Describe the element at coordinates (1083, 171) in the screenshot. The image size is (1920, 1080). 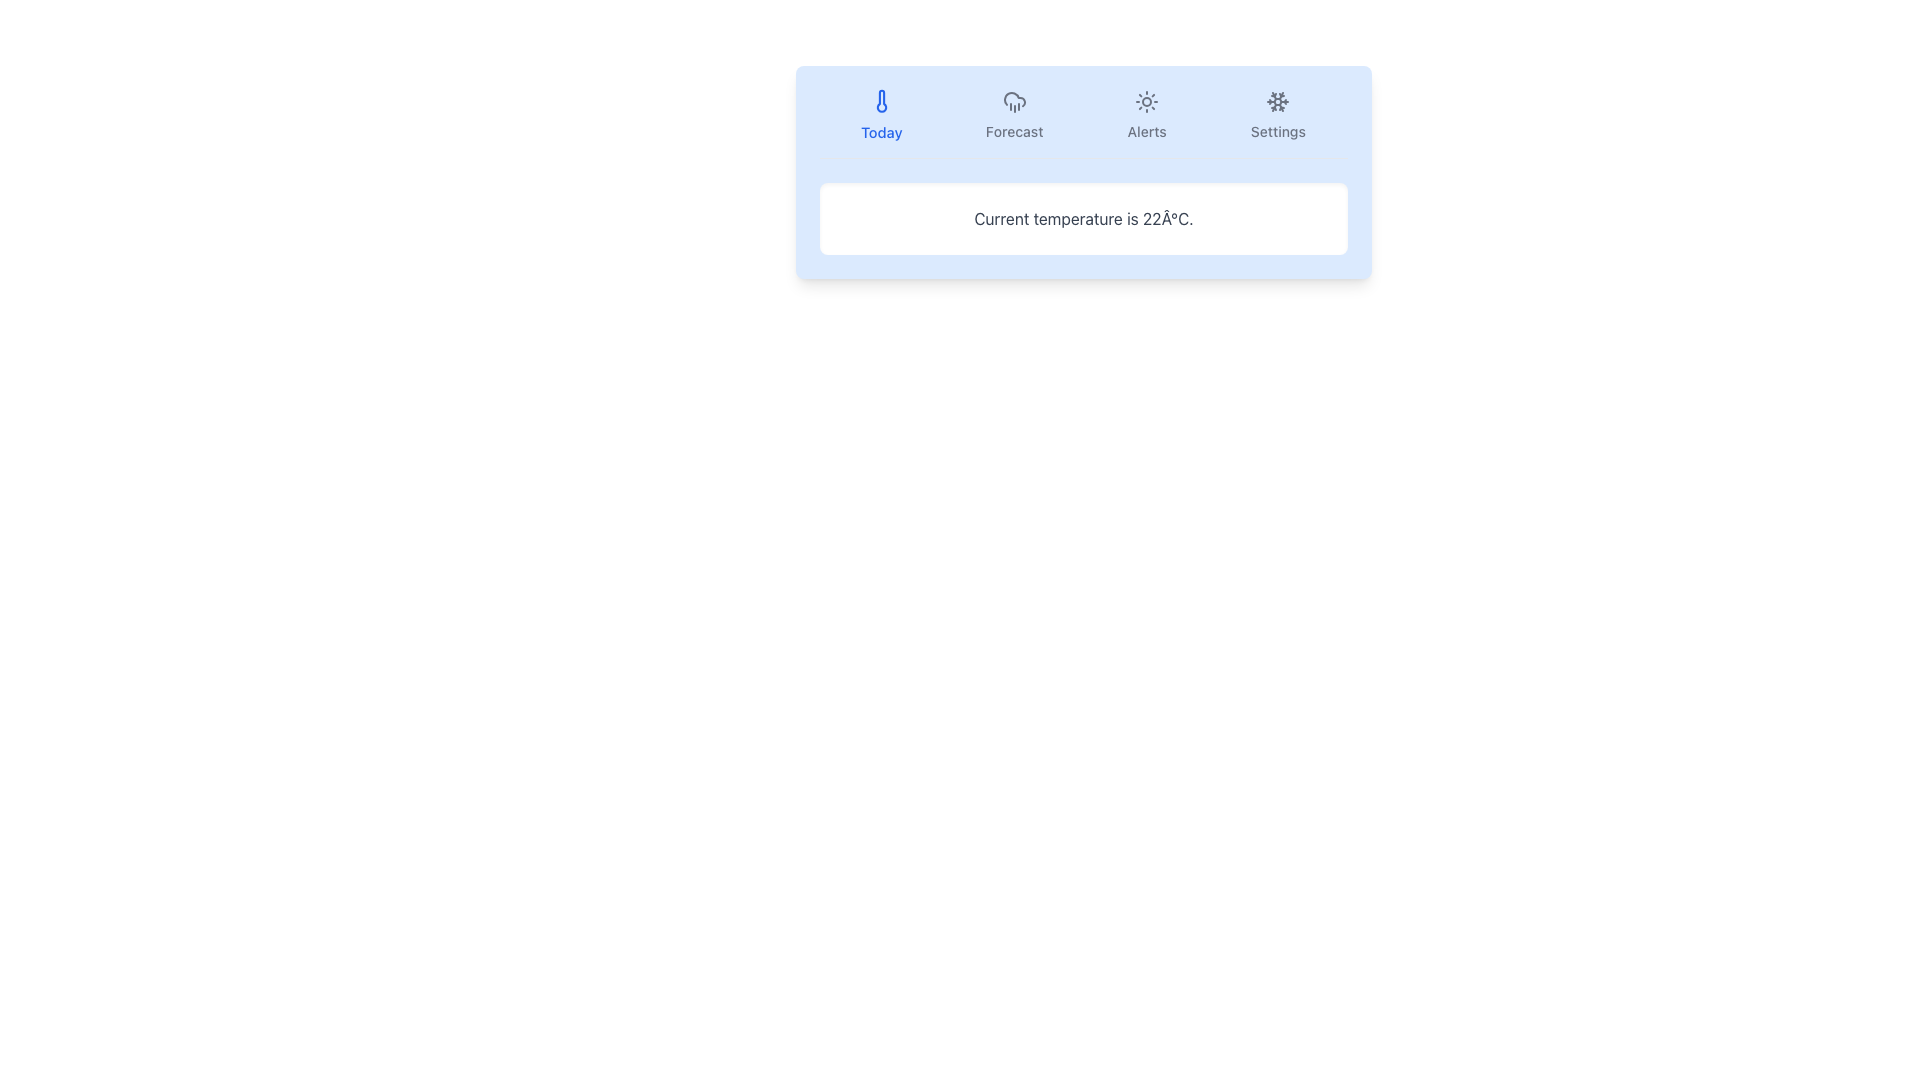
I see `temperature information displayed in the informational panel located in the central upper portion of the interface` at that location.